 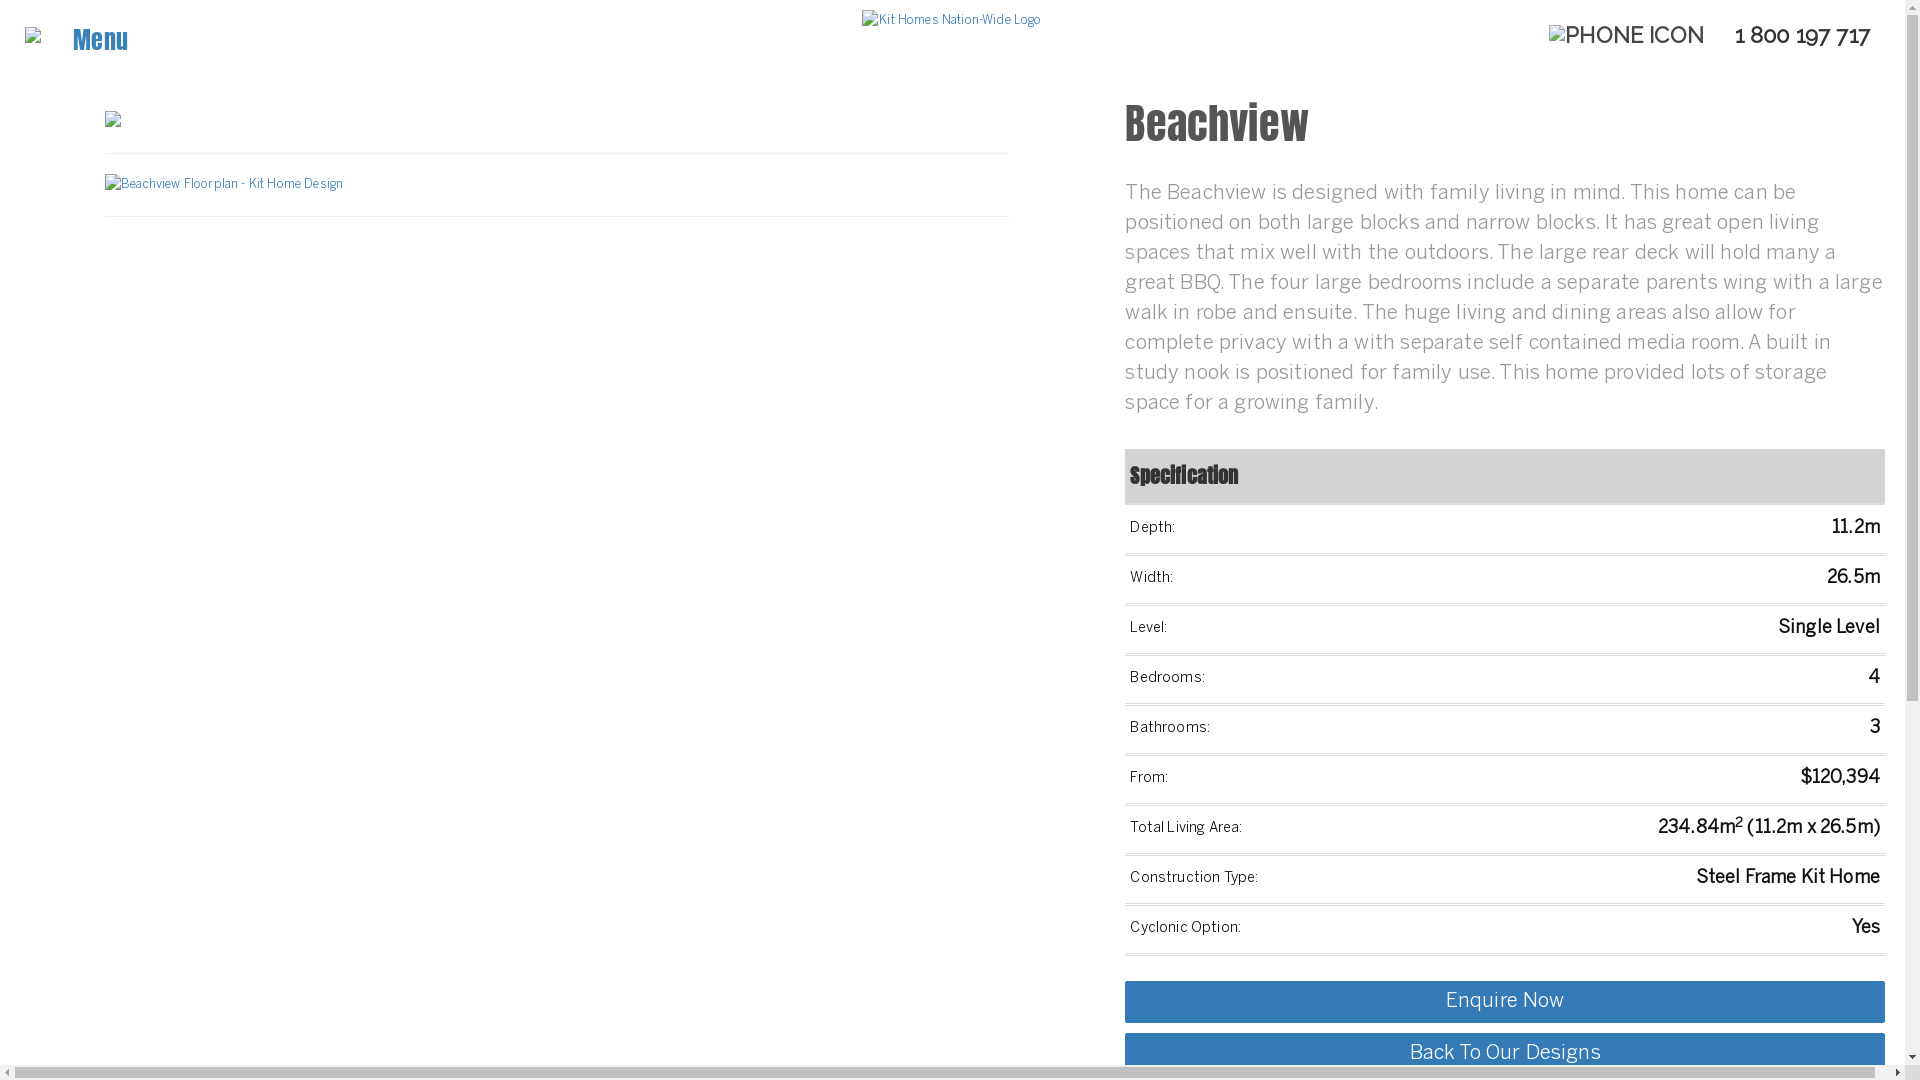 What do you see at coordinates (1708, 35) in the screenshot?
I see `'    1 800 197 717'` at bounding box center [1708, 35].